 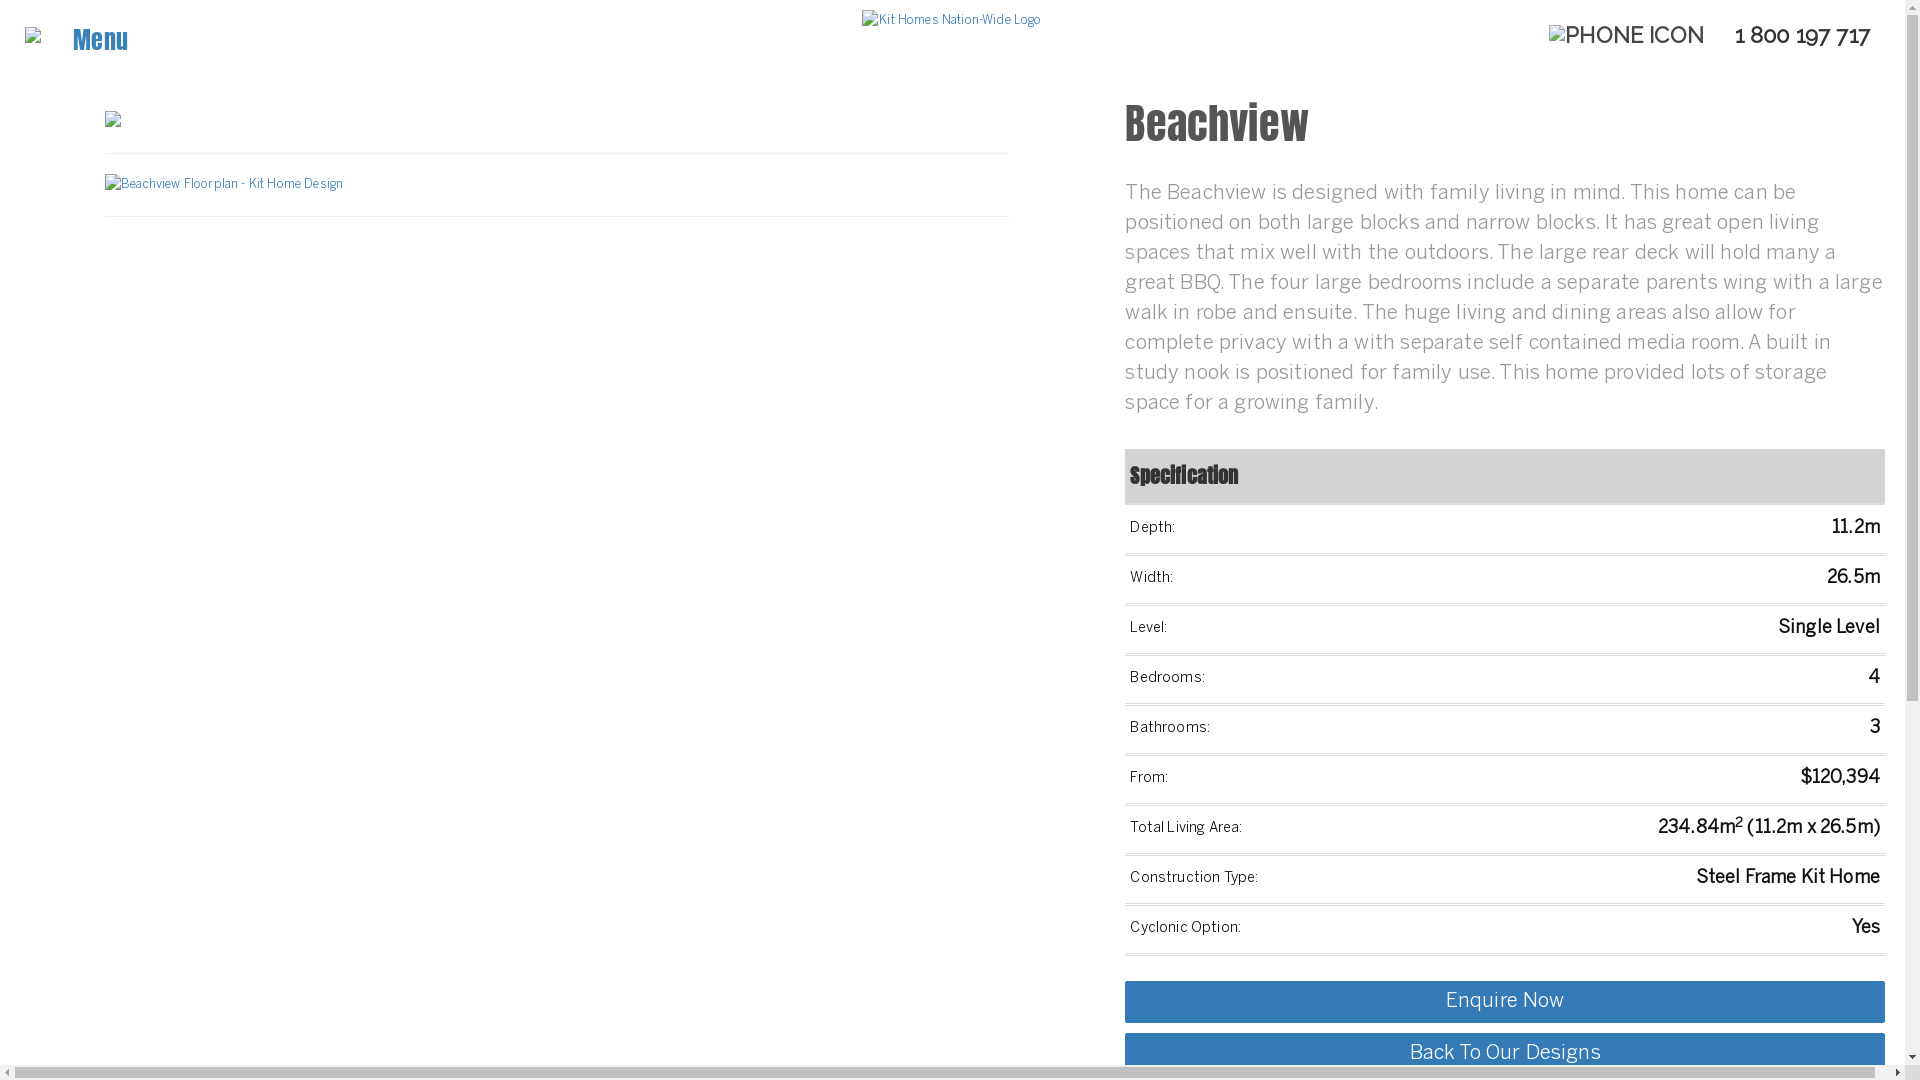 What do you see at coordinates (1708, 35) in the screenshot?
I see `'    1 800 197 717'` at bounding box center [1708, 35].